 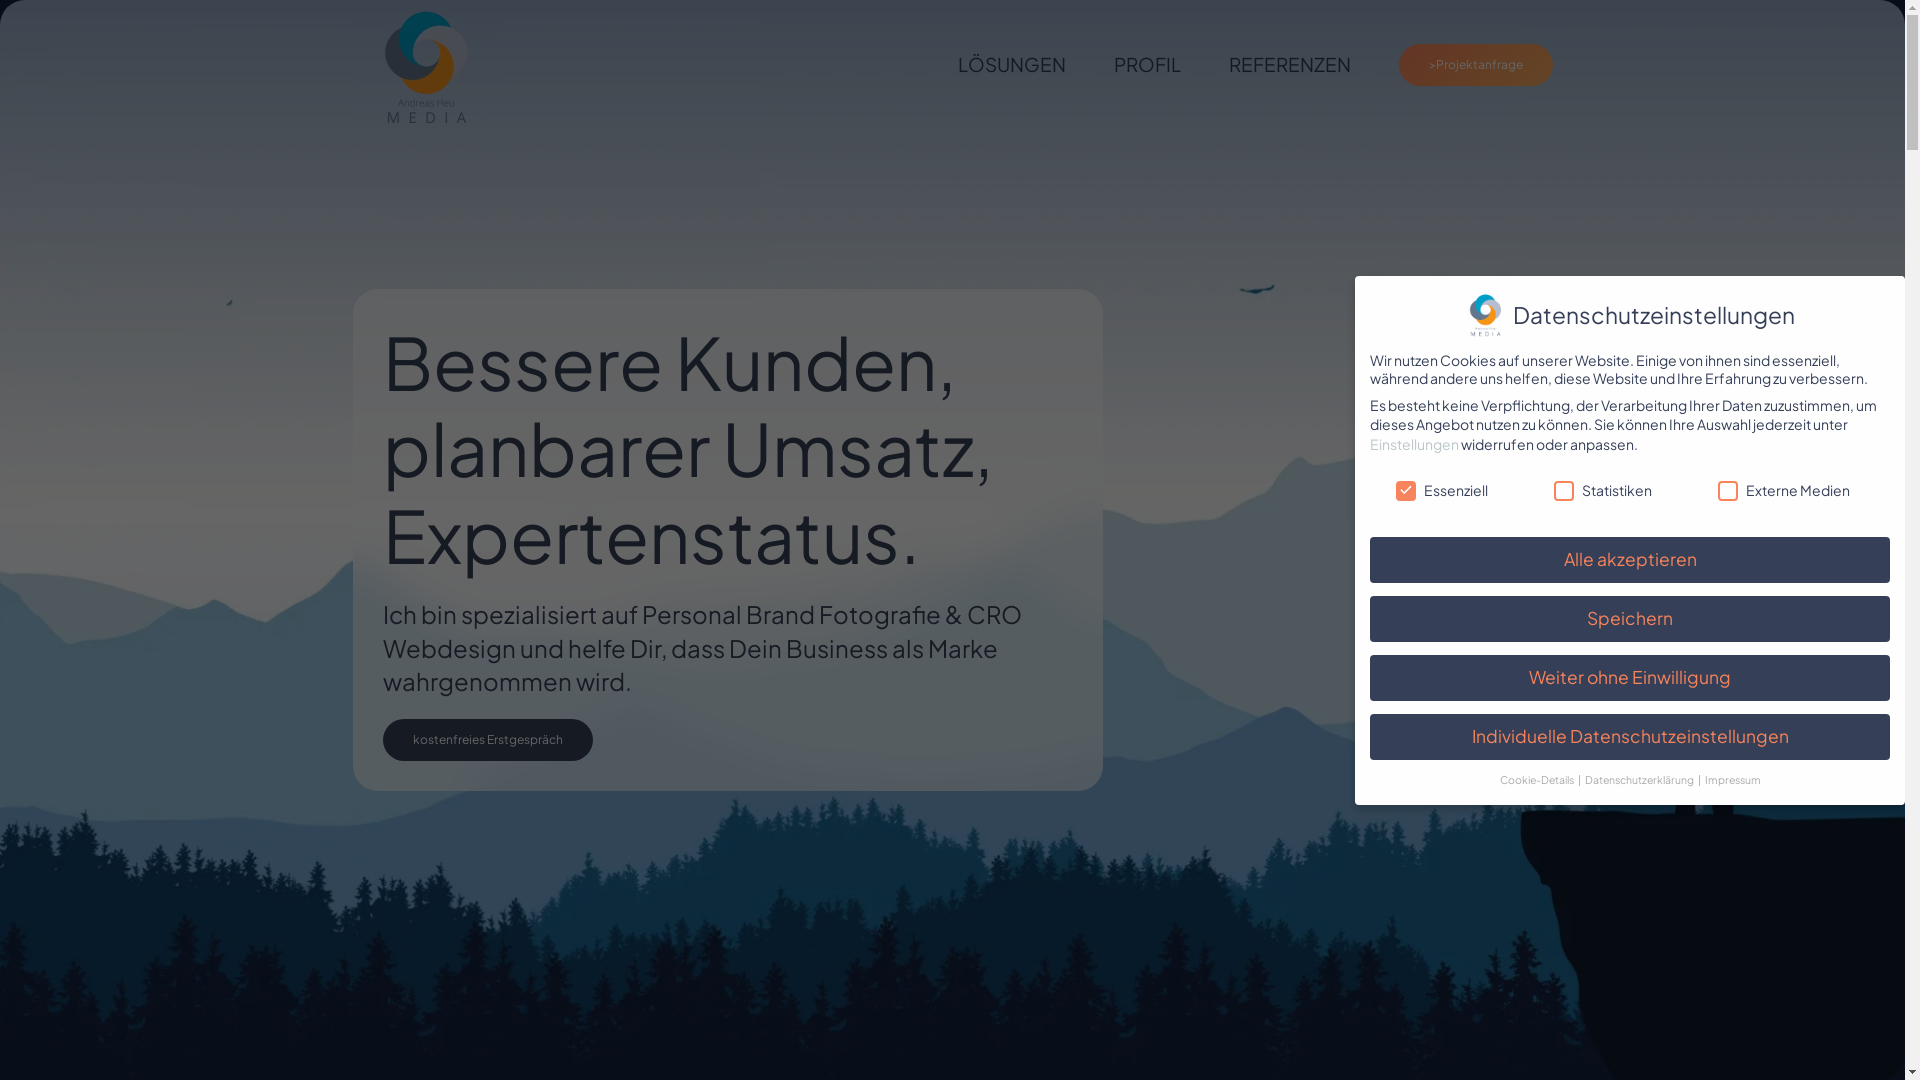 What do you see at coordinates (1630, 617) in the screenshot?
I see `'Speichern'` at bounding box center [1630, 617].